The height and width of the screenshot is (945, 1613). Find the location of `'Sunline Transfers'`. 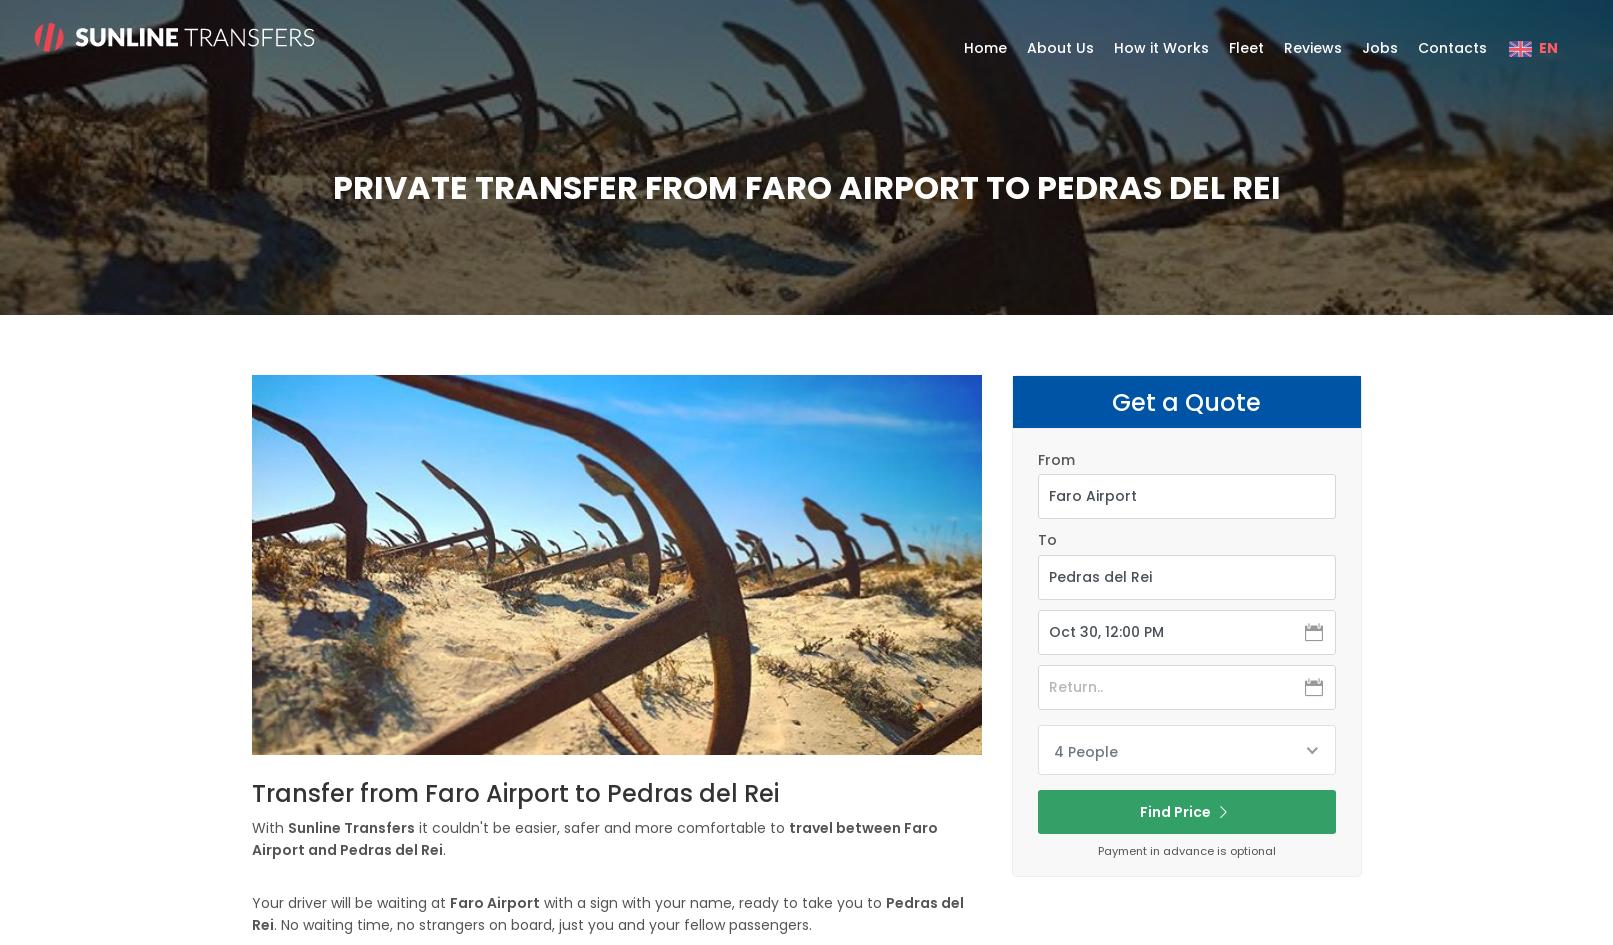

'Sunline Transfers' is located at coordinates (350, 826).